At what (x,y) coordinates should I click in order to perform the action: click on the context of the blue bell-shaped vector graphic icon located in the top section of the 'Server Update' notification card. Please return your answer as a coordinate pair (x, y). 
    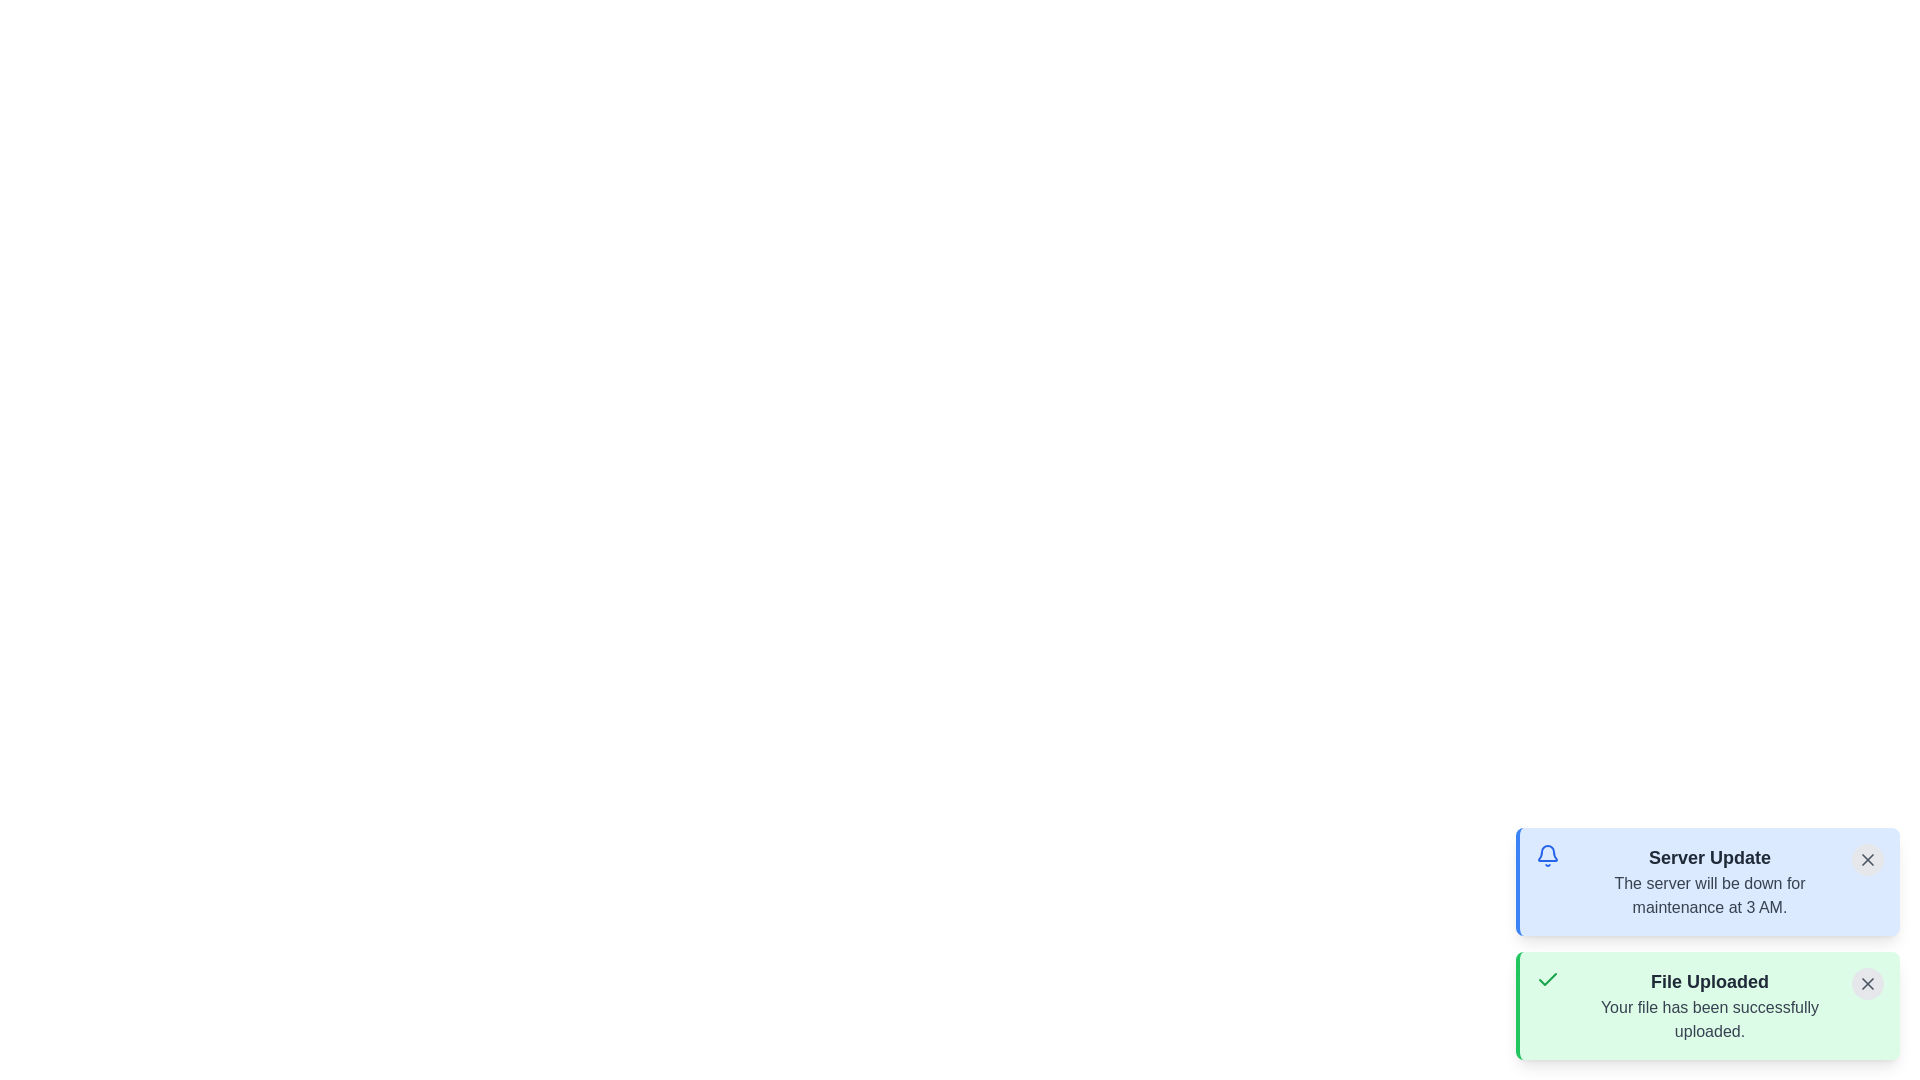
    Looking at the image, I should click on (1547, 853).